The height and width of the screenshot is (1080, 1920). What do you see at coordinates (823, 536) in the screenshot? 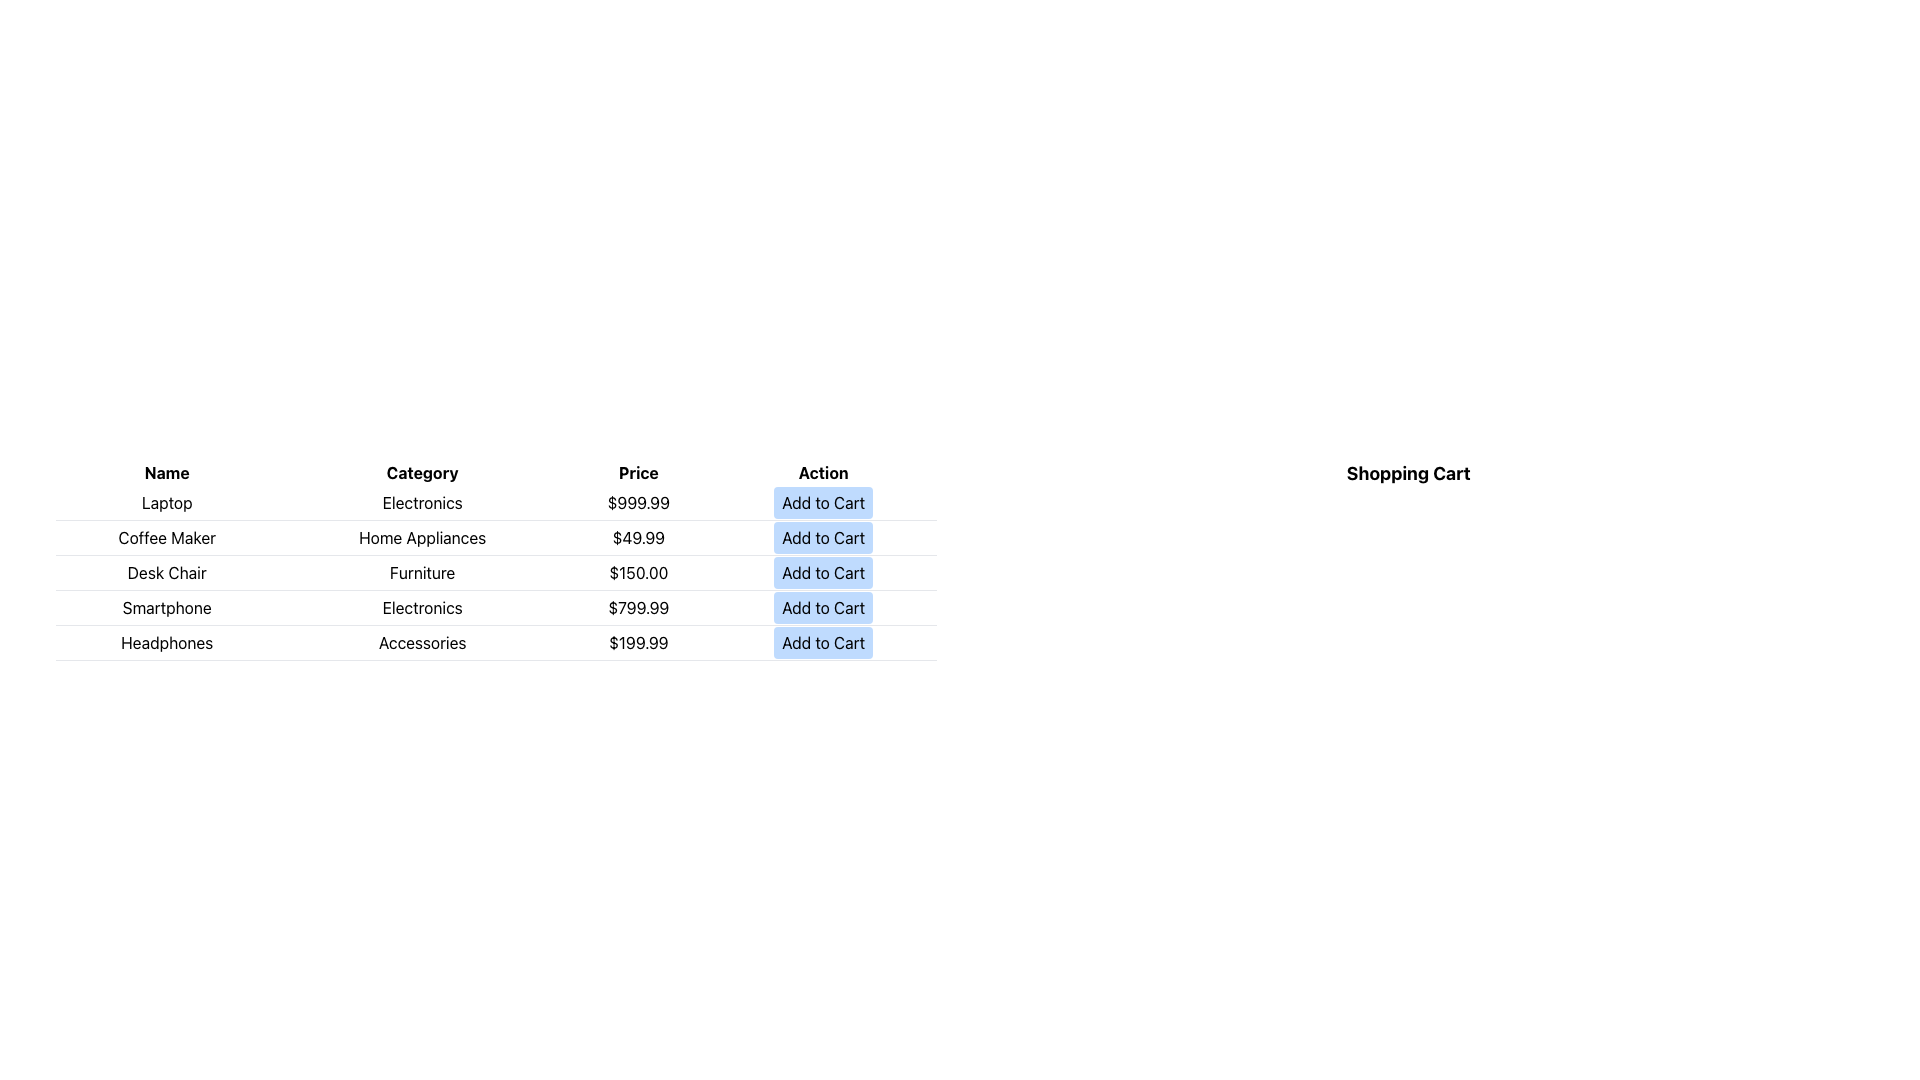
I see `the 'Add to Cart' button with a light blue background and black text, located in the 'Action' column under the 'Coffee Maker' item` at bounding box center [823, 536].